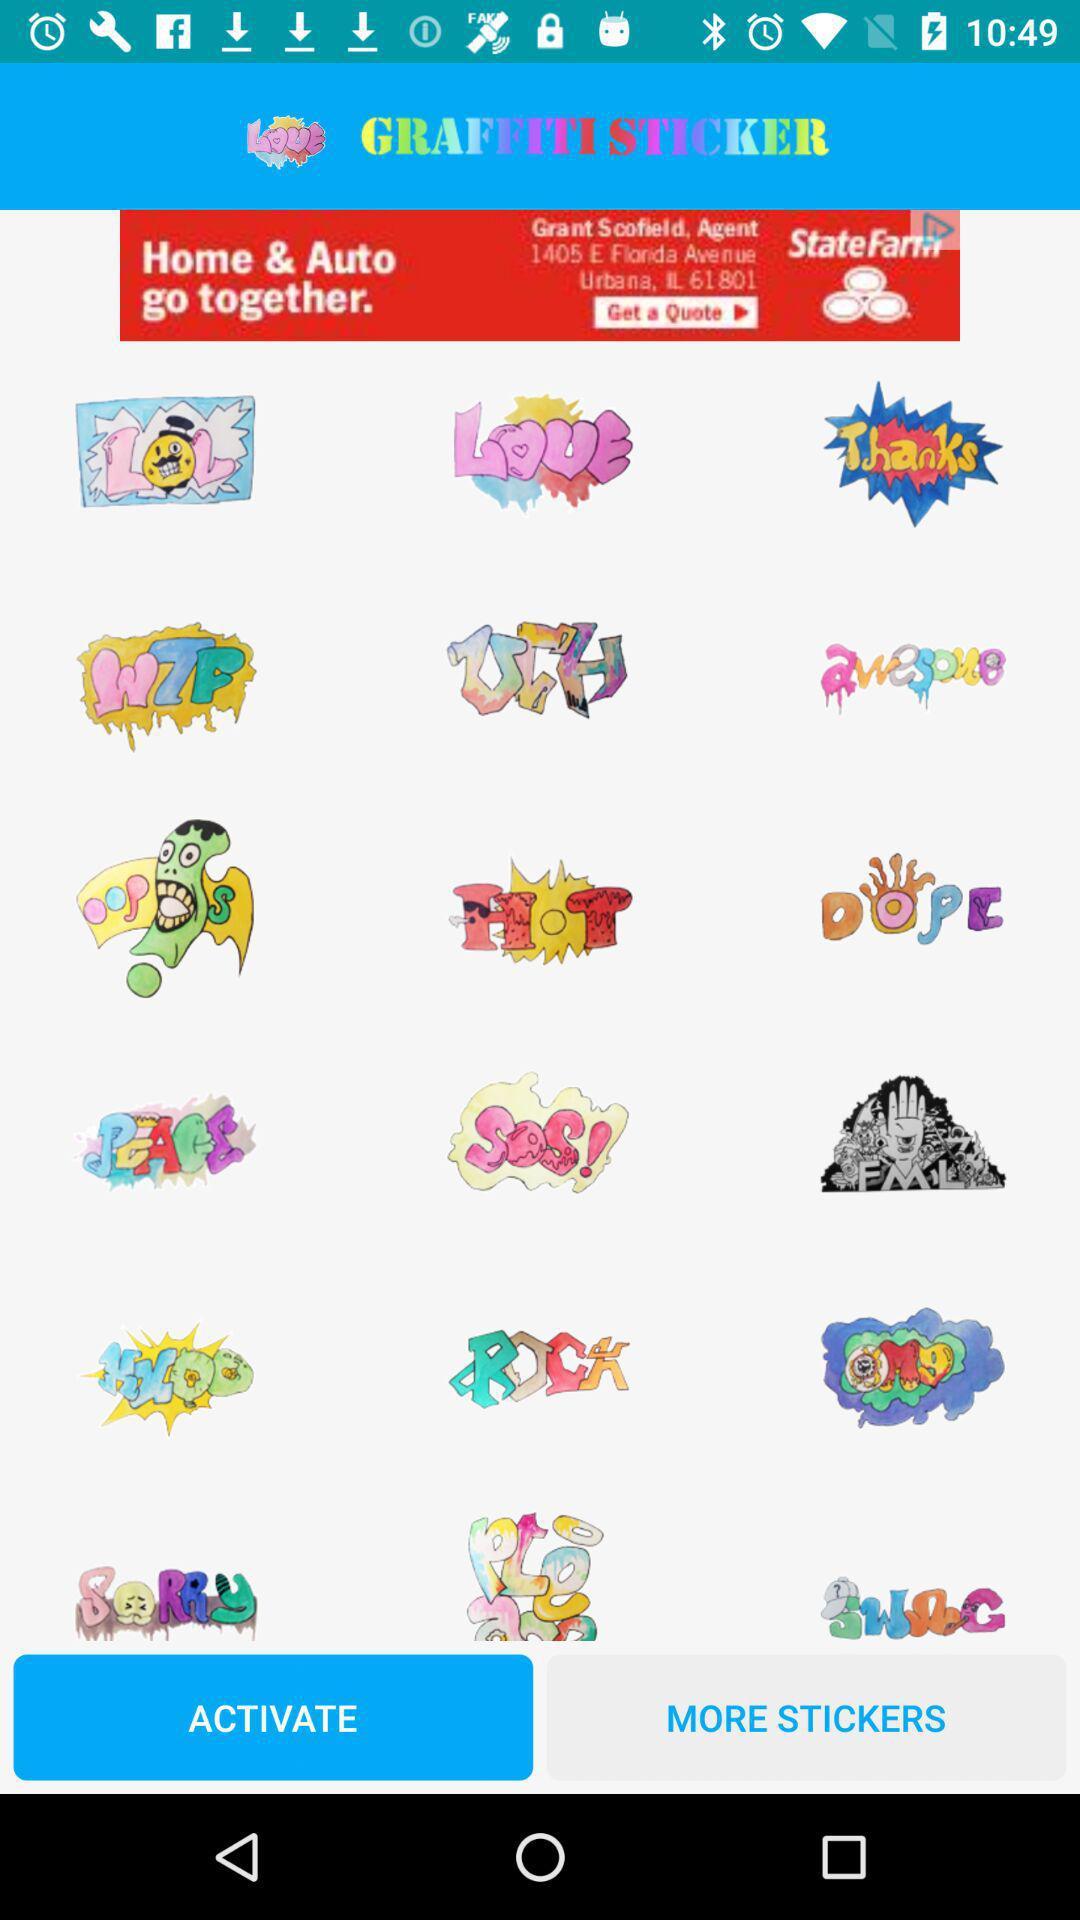 The width and height of the screenshot is (1080, 1920). What do you see at coordinates (540, 274) in the screenshot?
I see `advertisements are displayed` at bounding box center [540, 274].